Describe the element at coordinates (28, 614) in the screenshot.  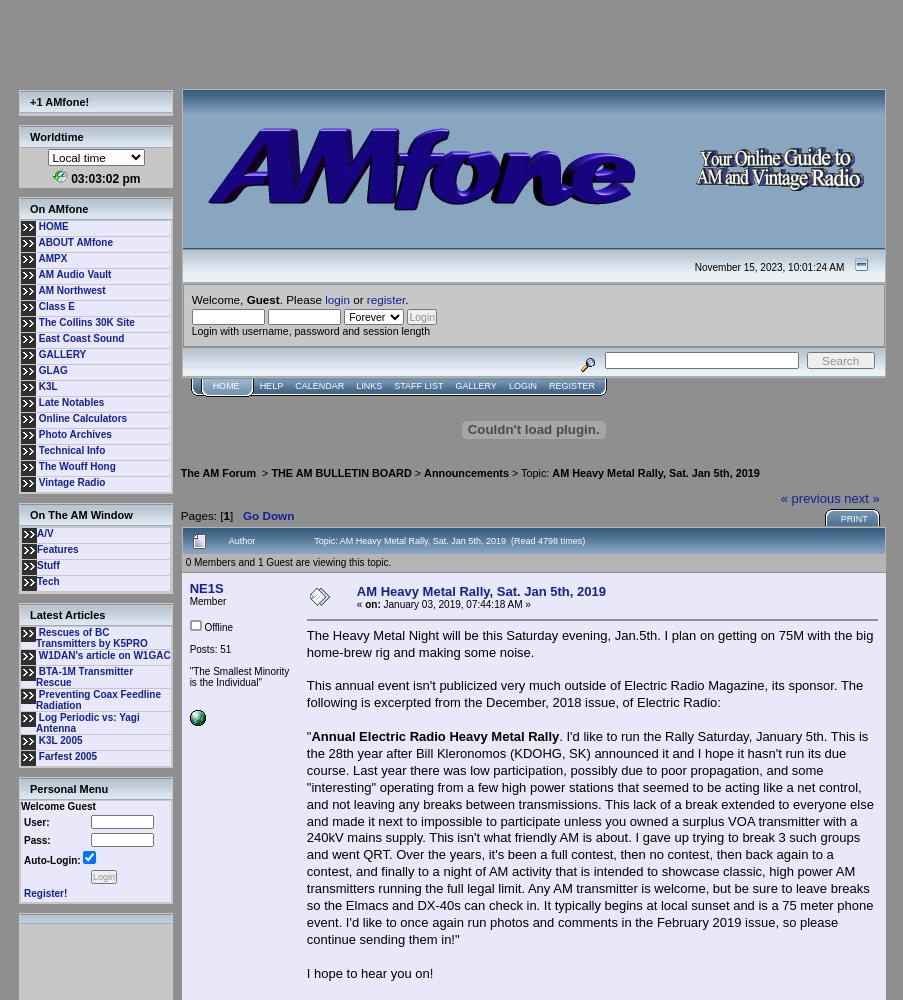
I see `'Latest Articles'` at that location.